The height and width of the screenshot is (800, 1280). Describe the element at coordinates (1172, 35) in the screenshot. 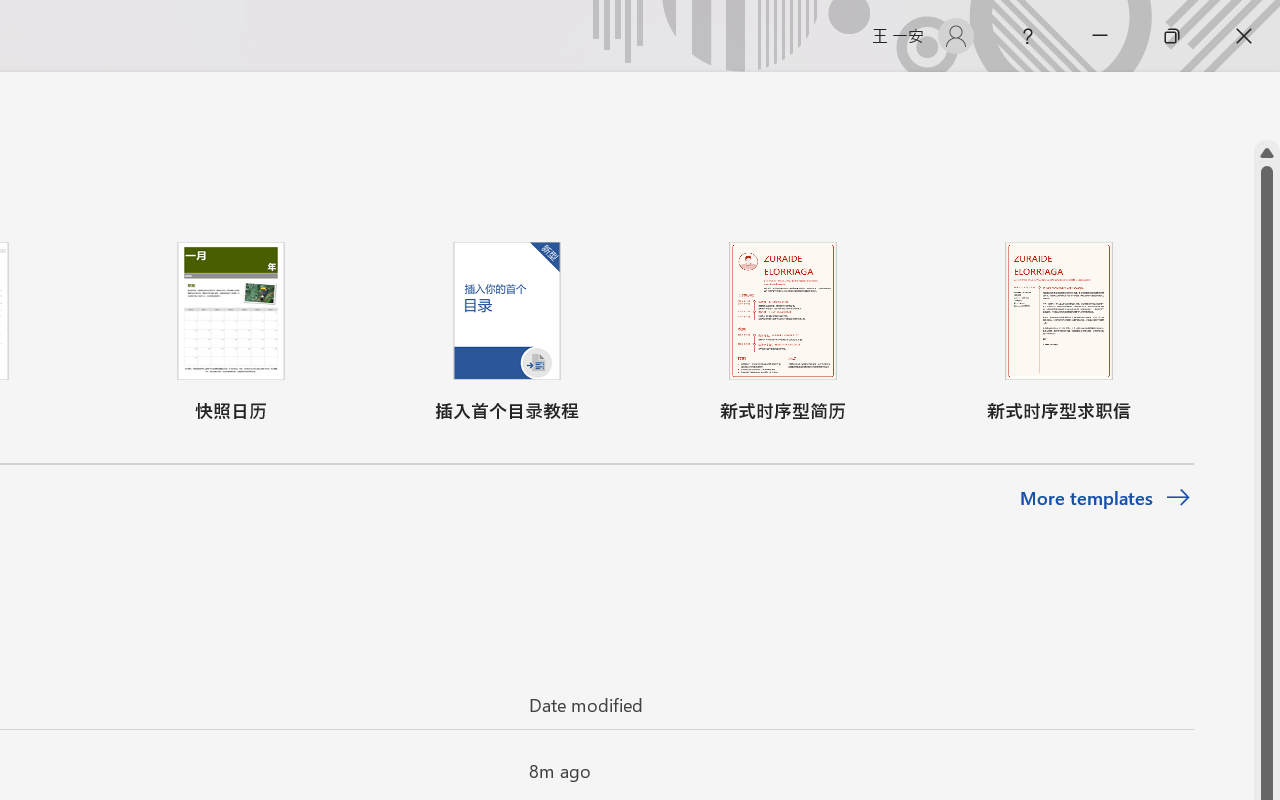

I see `'Restore Down'` at that location.